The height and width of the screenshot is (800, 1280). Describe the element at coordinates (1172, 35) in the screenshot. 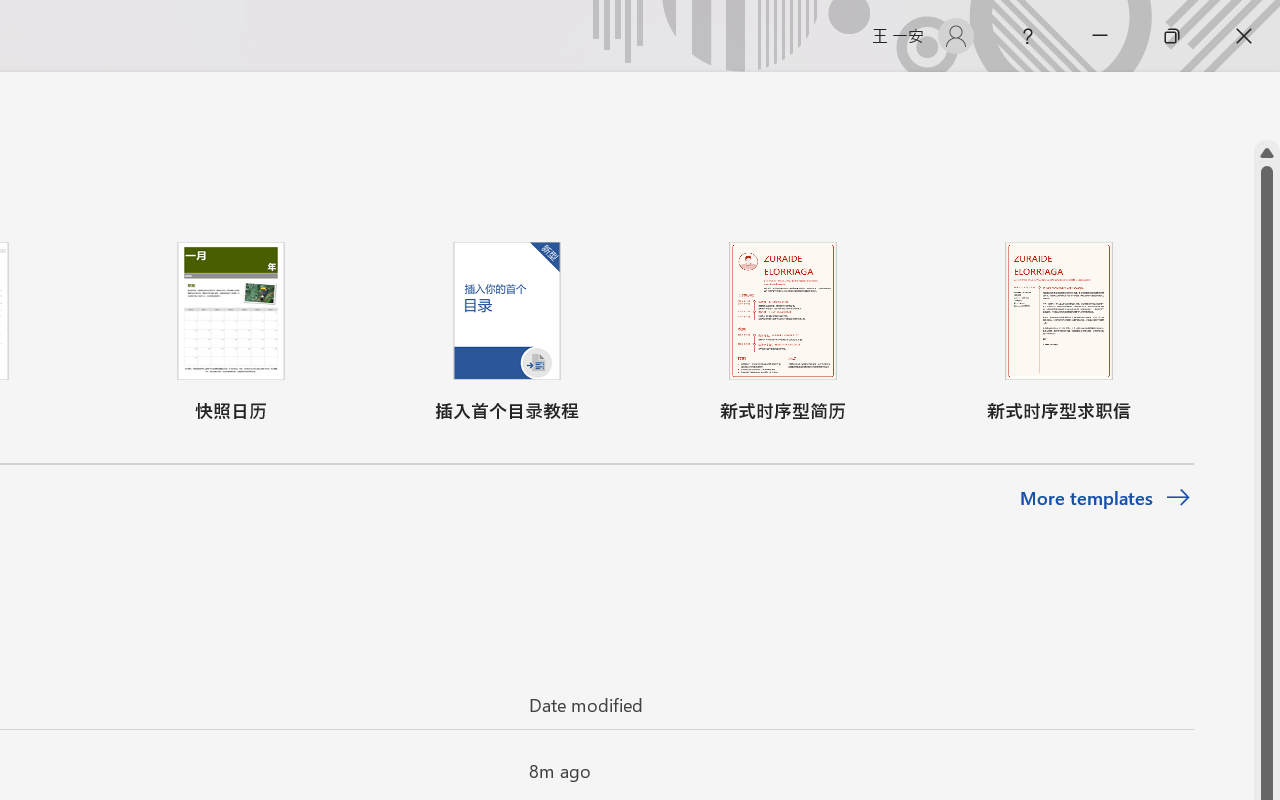

I see `'Restore Down'` at that location.